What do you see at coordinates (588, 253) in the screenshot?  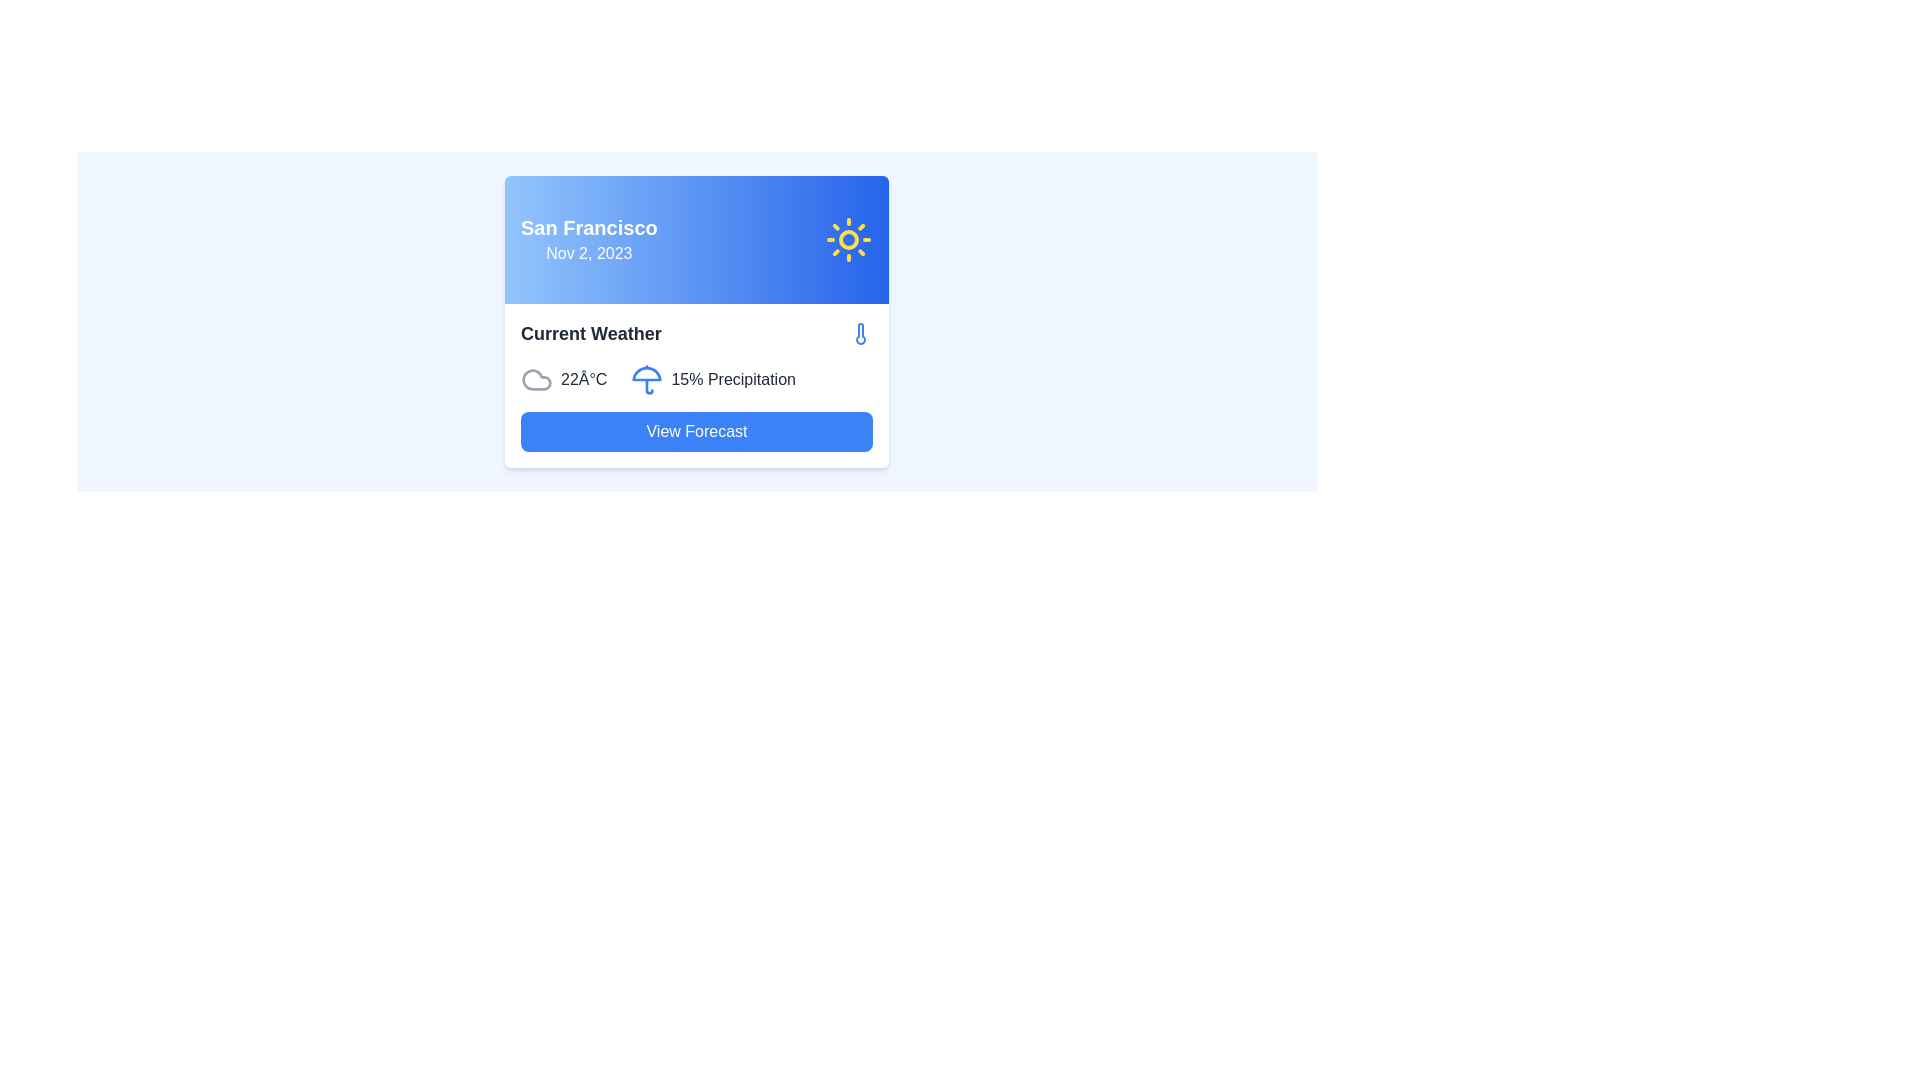 I see `the text label displaying the date 'Nov 2, 2023', which is styled with white text on a blue gradient background, positioned below the 'San Francisco' label` at bounding box center [588, 253].